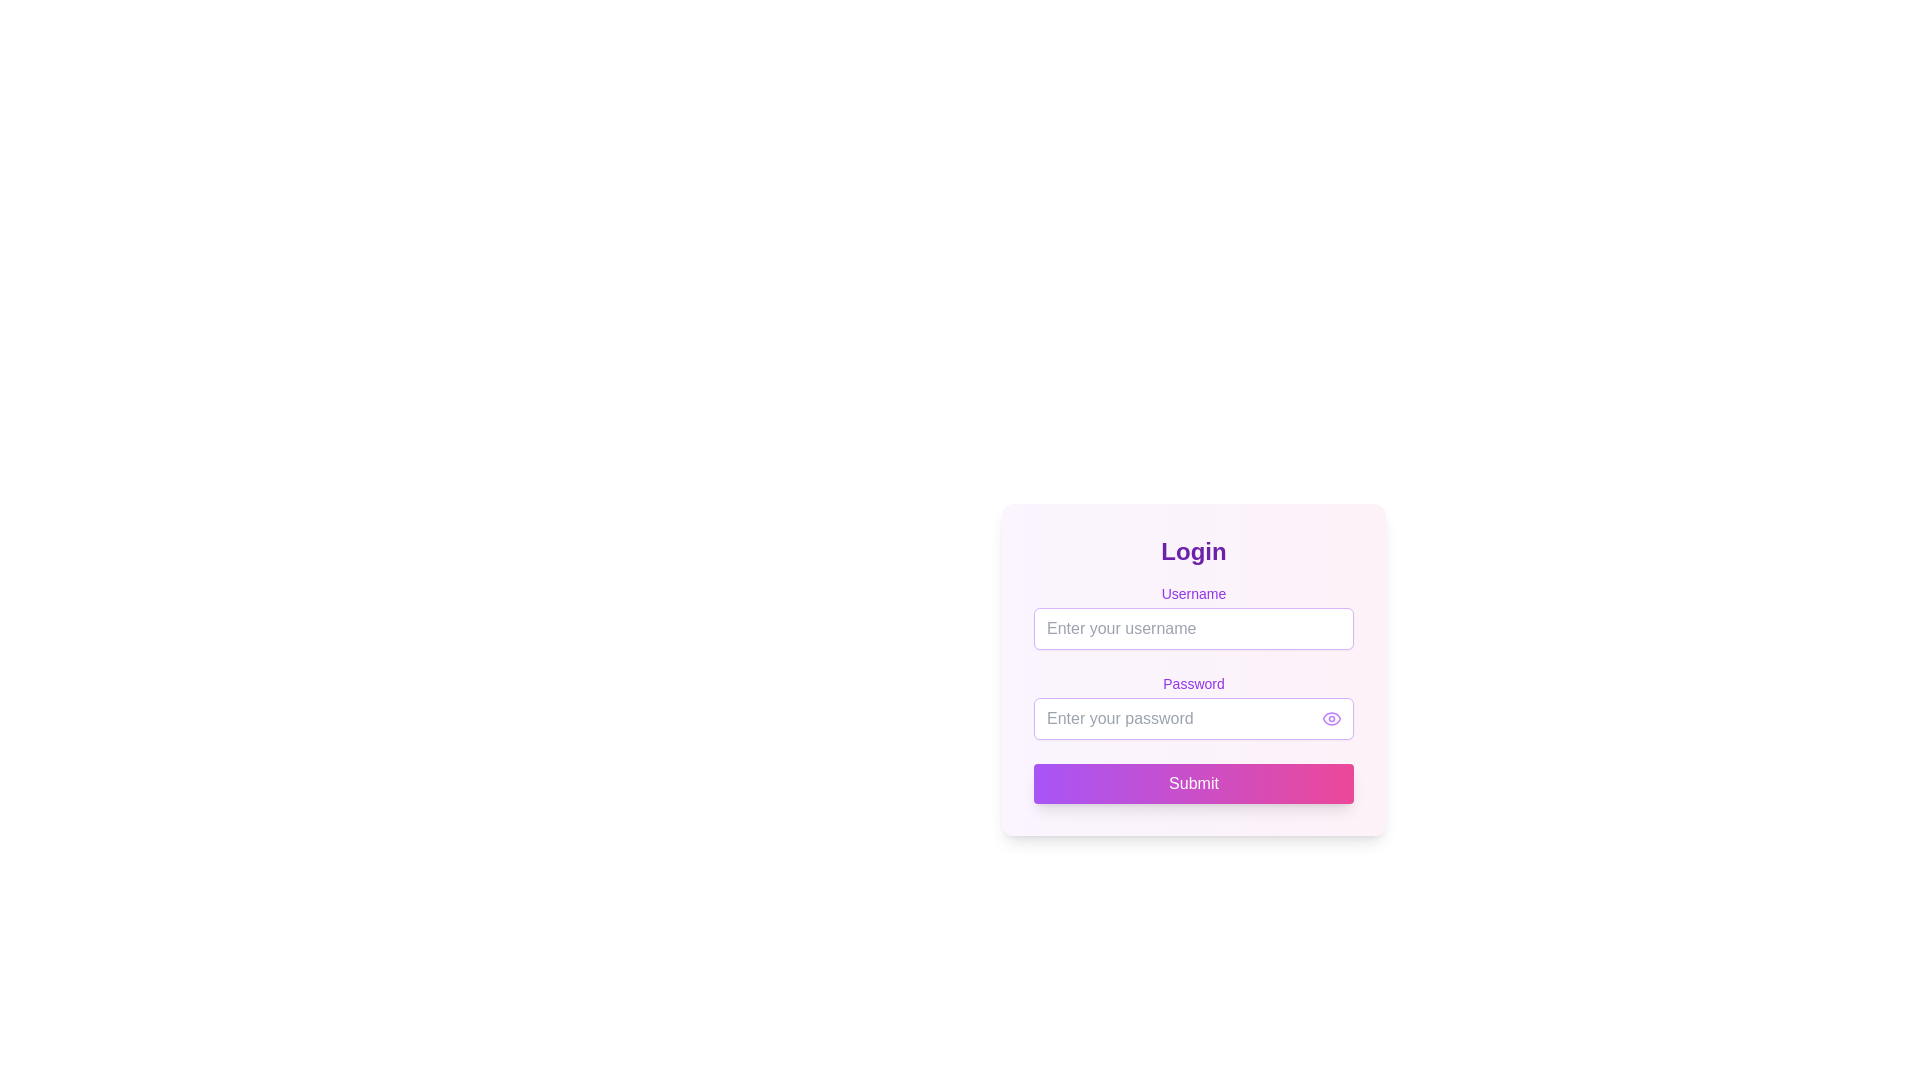 This screenshot has height=1080, width=1920. Describe the element at coordinates (1194, 672) in the screenshot. I see `the text label indicating the password field in the login form, which is positioned directly below the 'Username' input field` at that location.